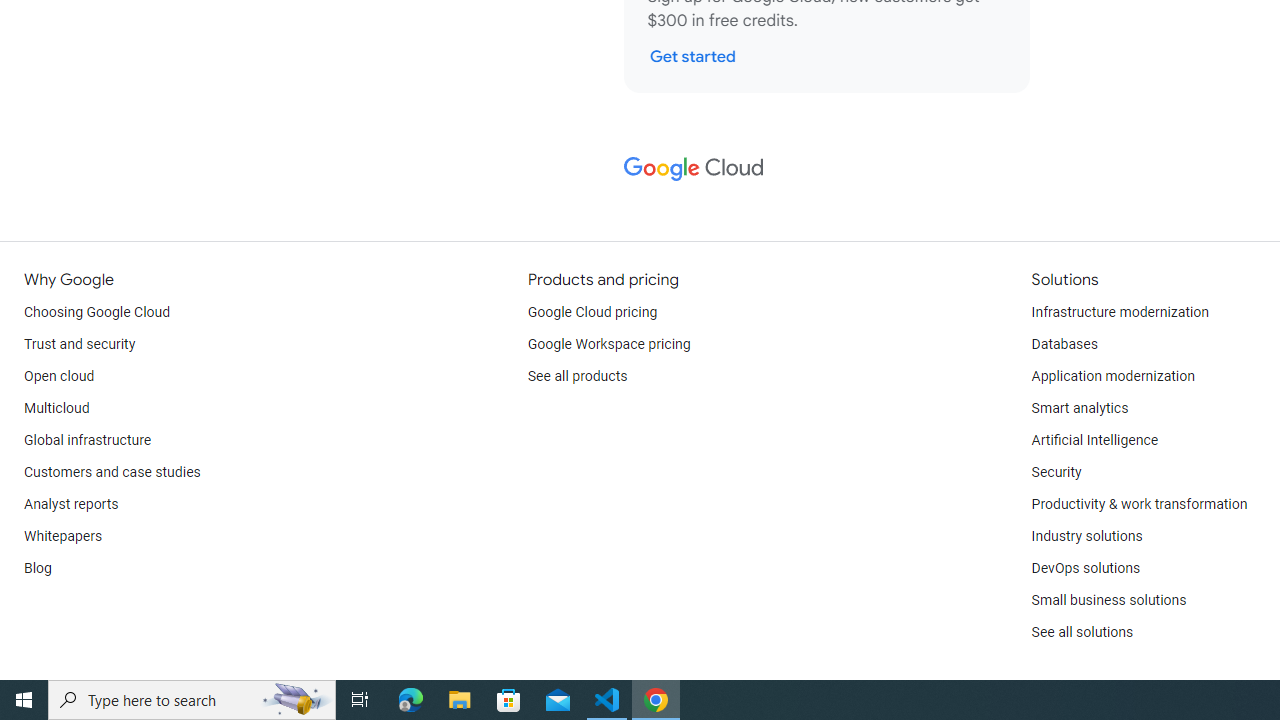  Describe the element at coordinates (1078, 407) in the screenshot. I see `'Smart analytics'` at that location.